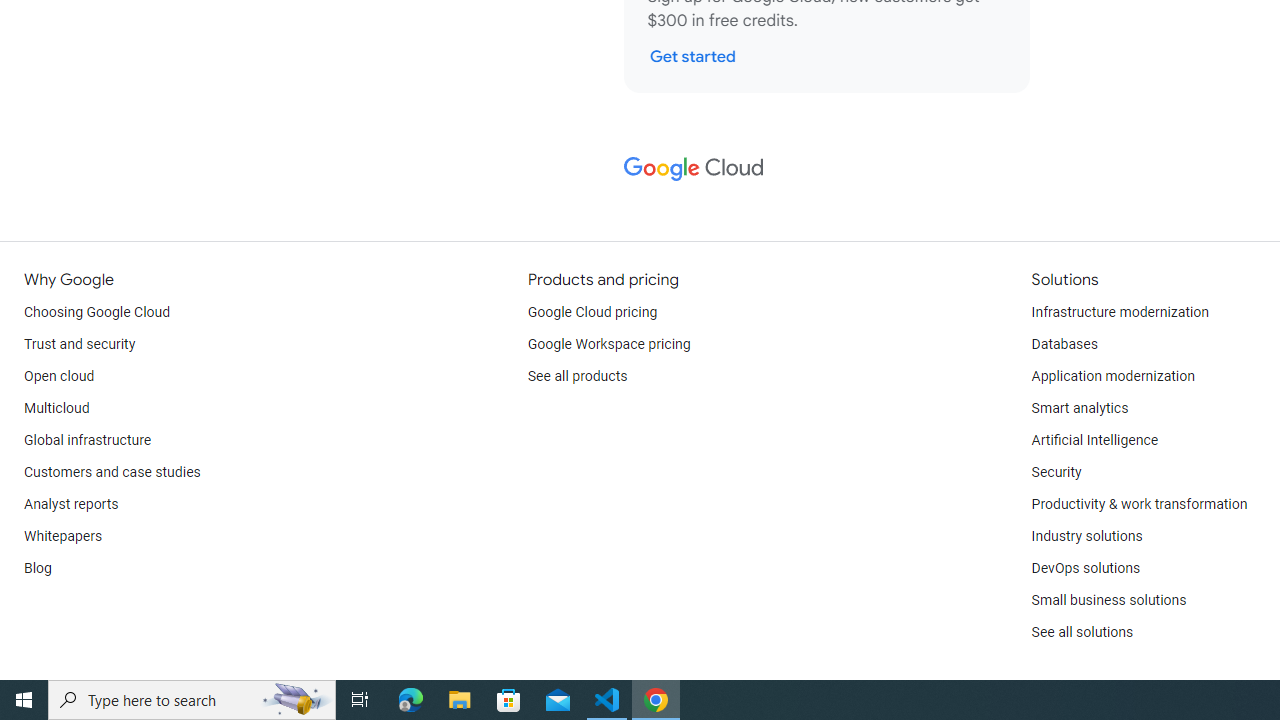  Describe the element at coordinates (1078, 407) in the screenshot. I see `'Smart analytics'` at that location.